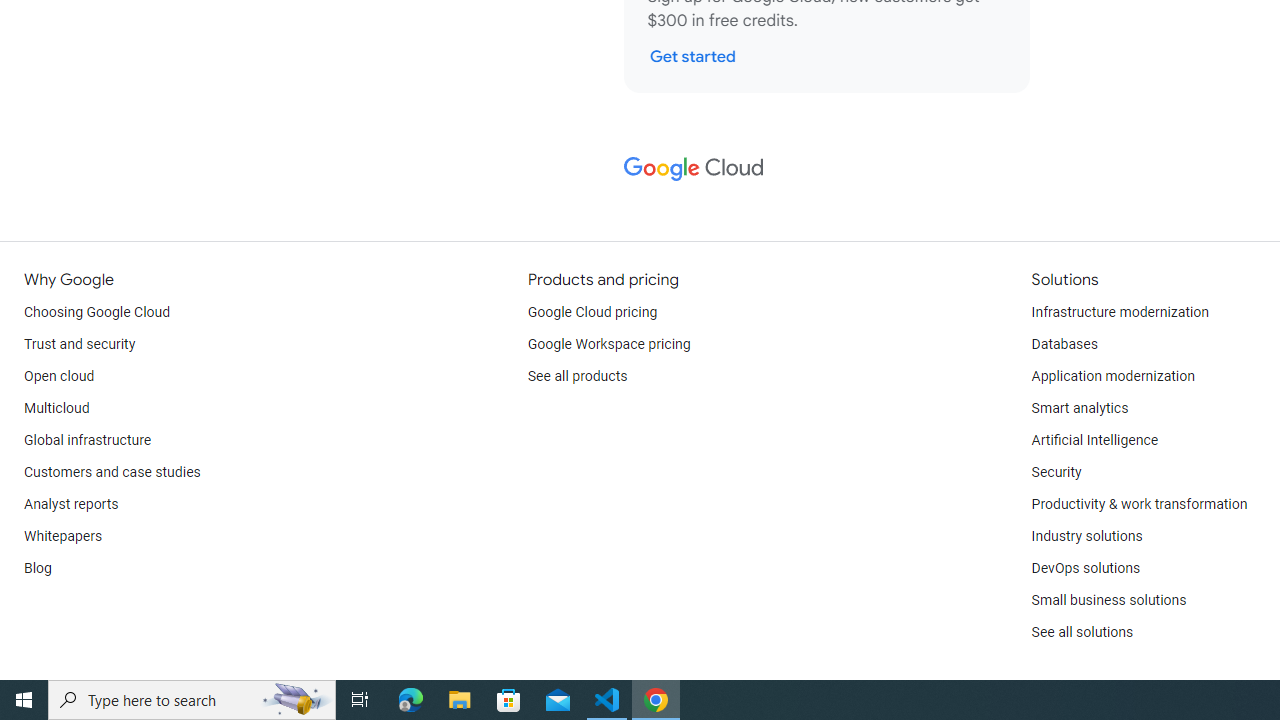  Describe the element at coordinates (1078, 407) in the screenshot. I see `'Smart analytics'` at that location.